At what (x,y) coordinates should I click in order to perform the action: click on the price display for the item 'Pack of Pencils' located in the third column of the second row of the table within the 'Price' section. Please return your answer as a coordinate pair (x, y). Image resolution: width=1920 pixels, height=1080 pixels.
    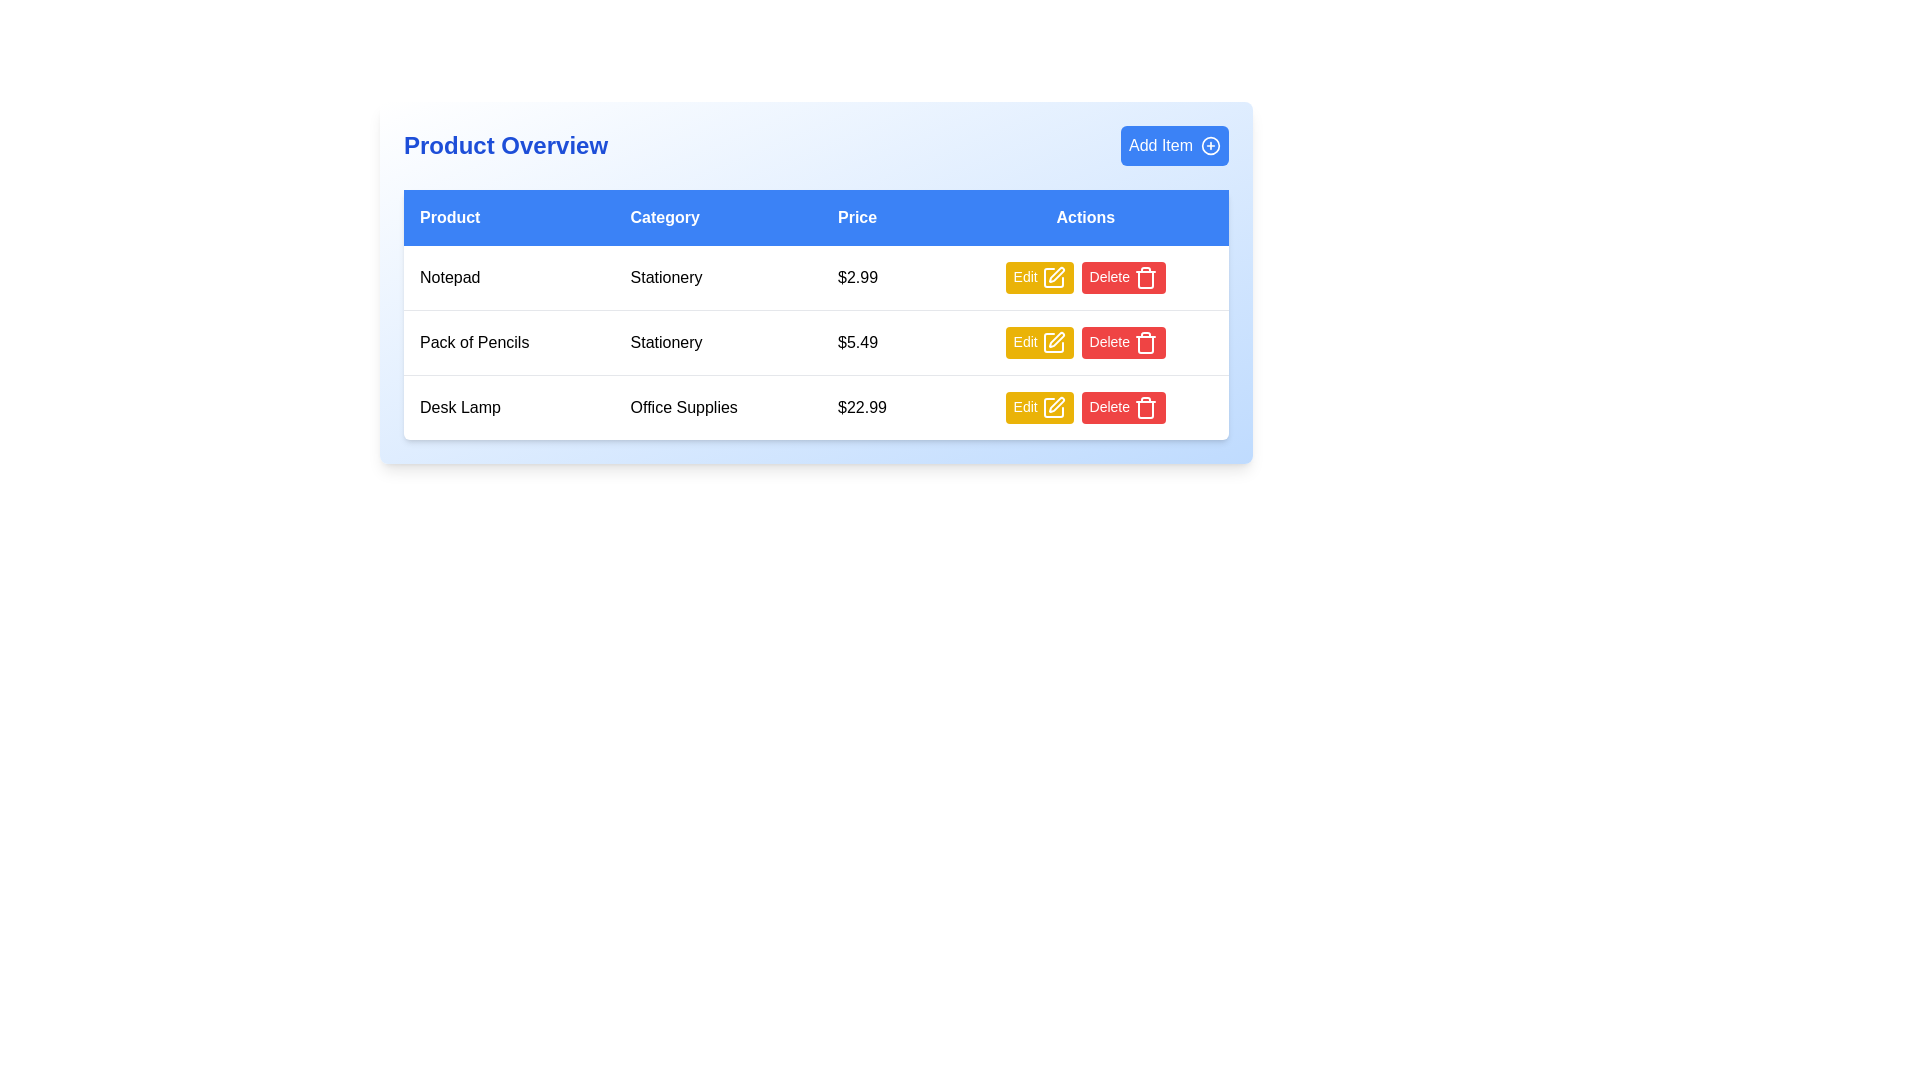
    Looking at the image, I should click on (881, 342).